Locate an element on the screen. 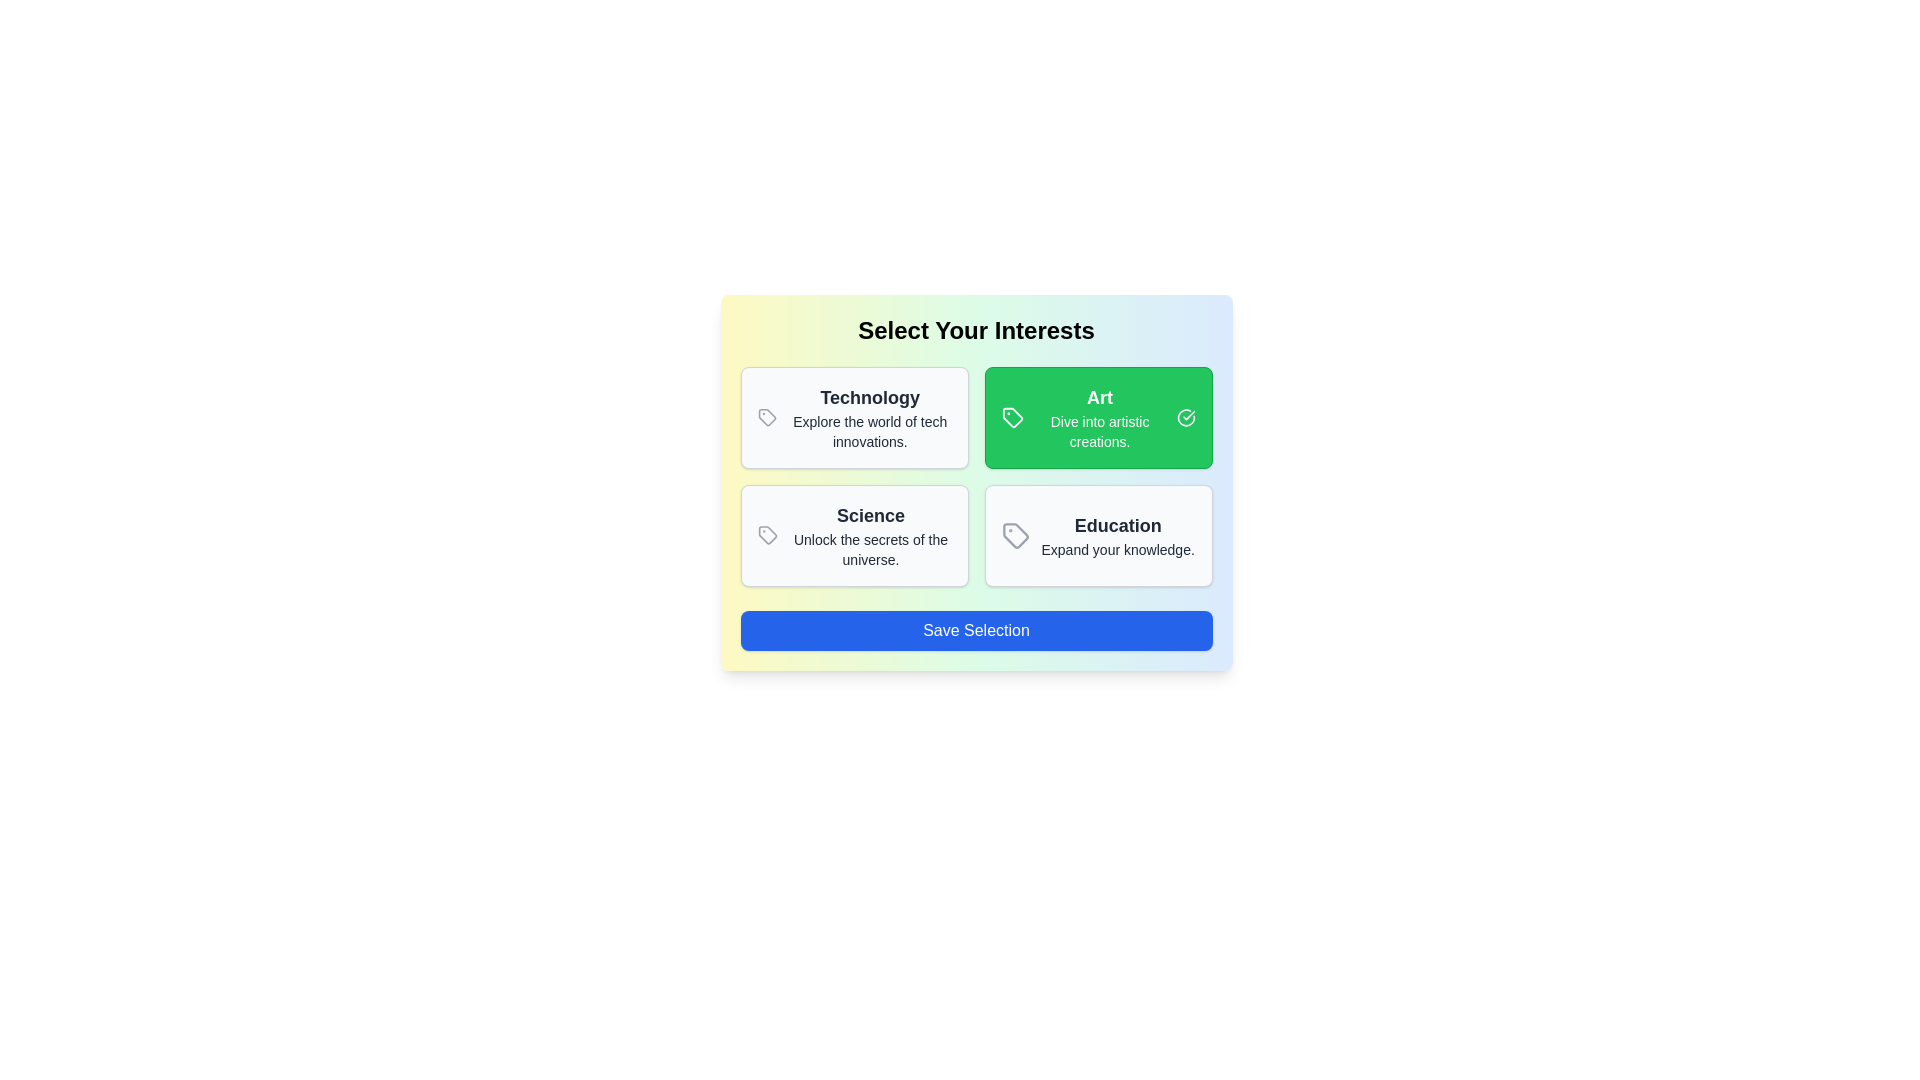 This screenshot has height=1080, width=1920. the category card for Technology is located at coordinates (854, 416).